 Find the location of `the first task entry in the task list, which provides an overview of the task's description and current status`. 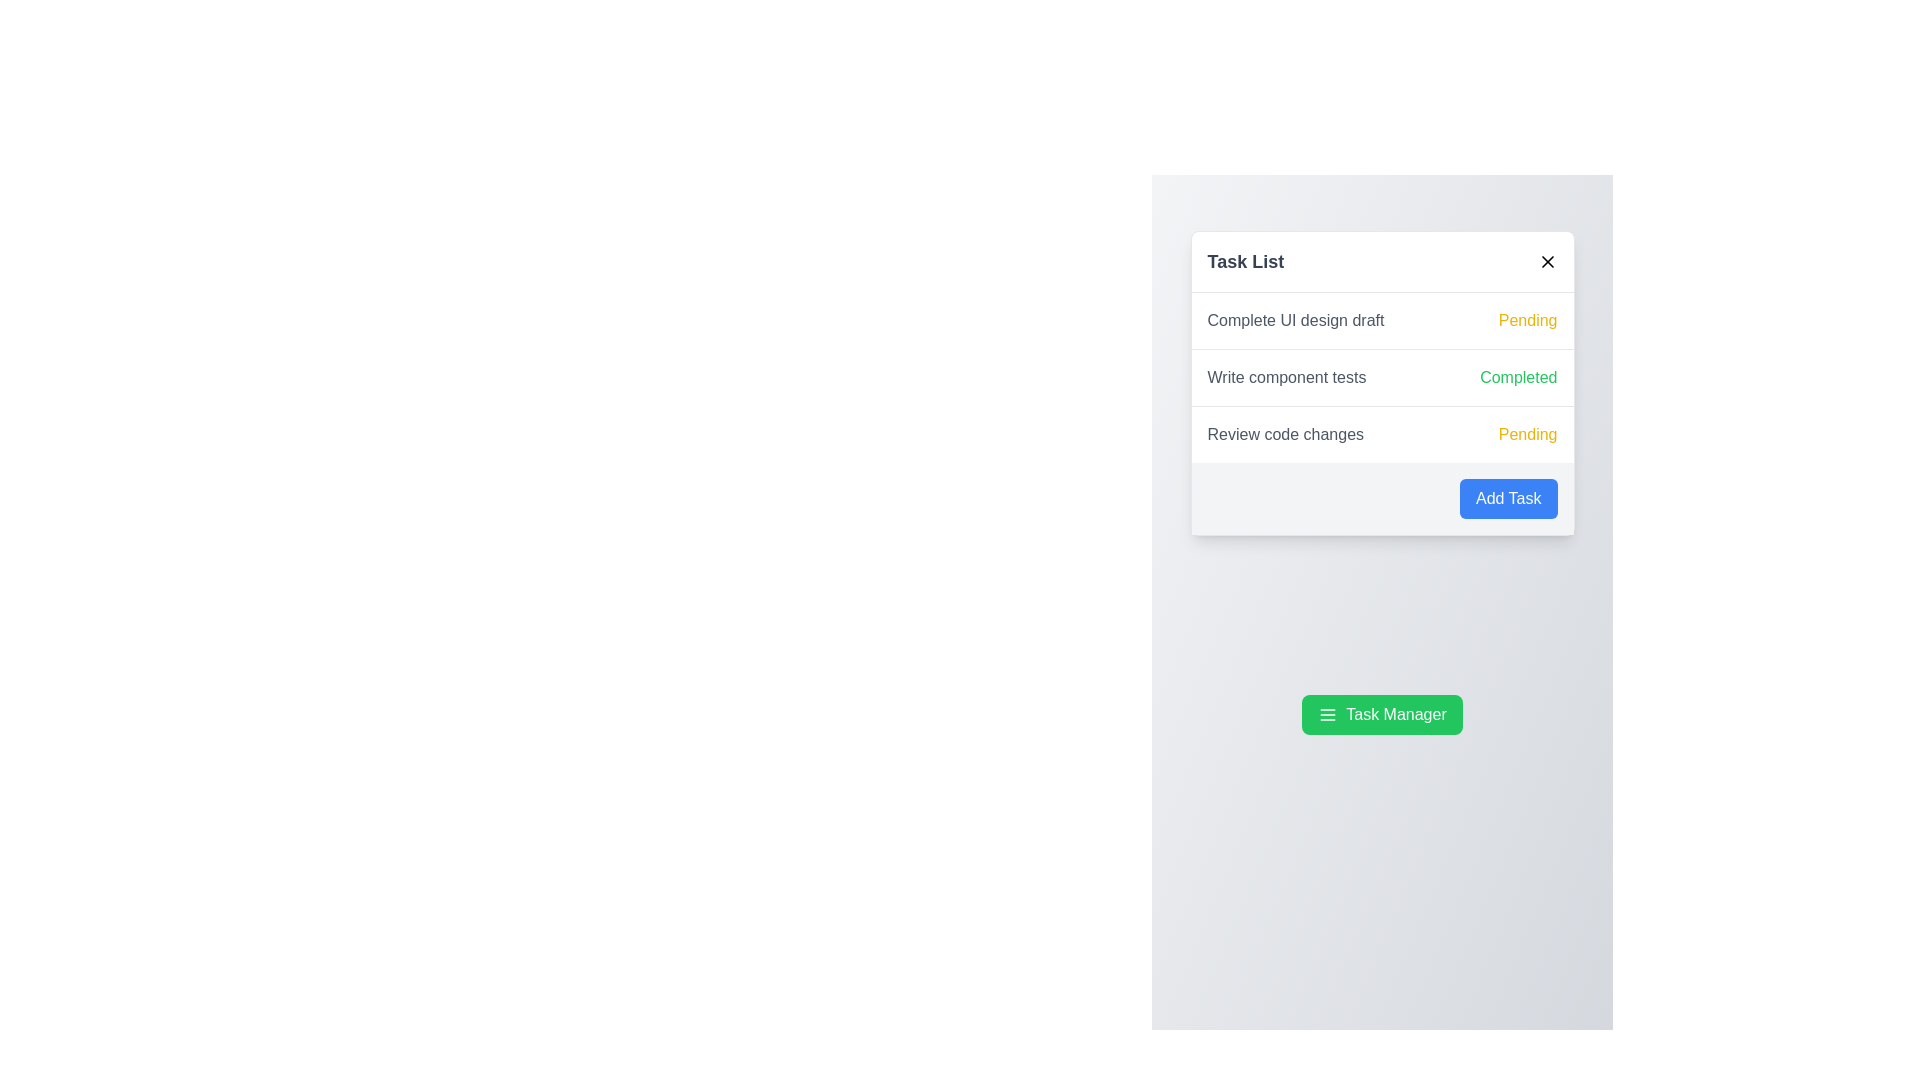

the first task entry in the task list, which provides an overview of the task's description and current status is located at coordinates (1381, 319).